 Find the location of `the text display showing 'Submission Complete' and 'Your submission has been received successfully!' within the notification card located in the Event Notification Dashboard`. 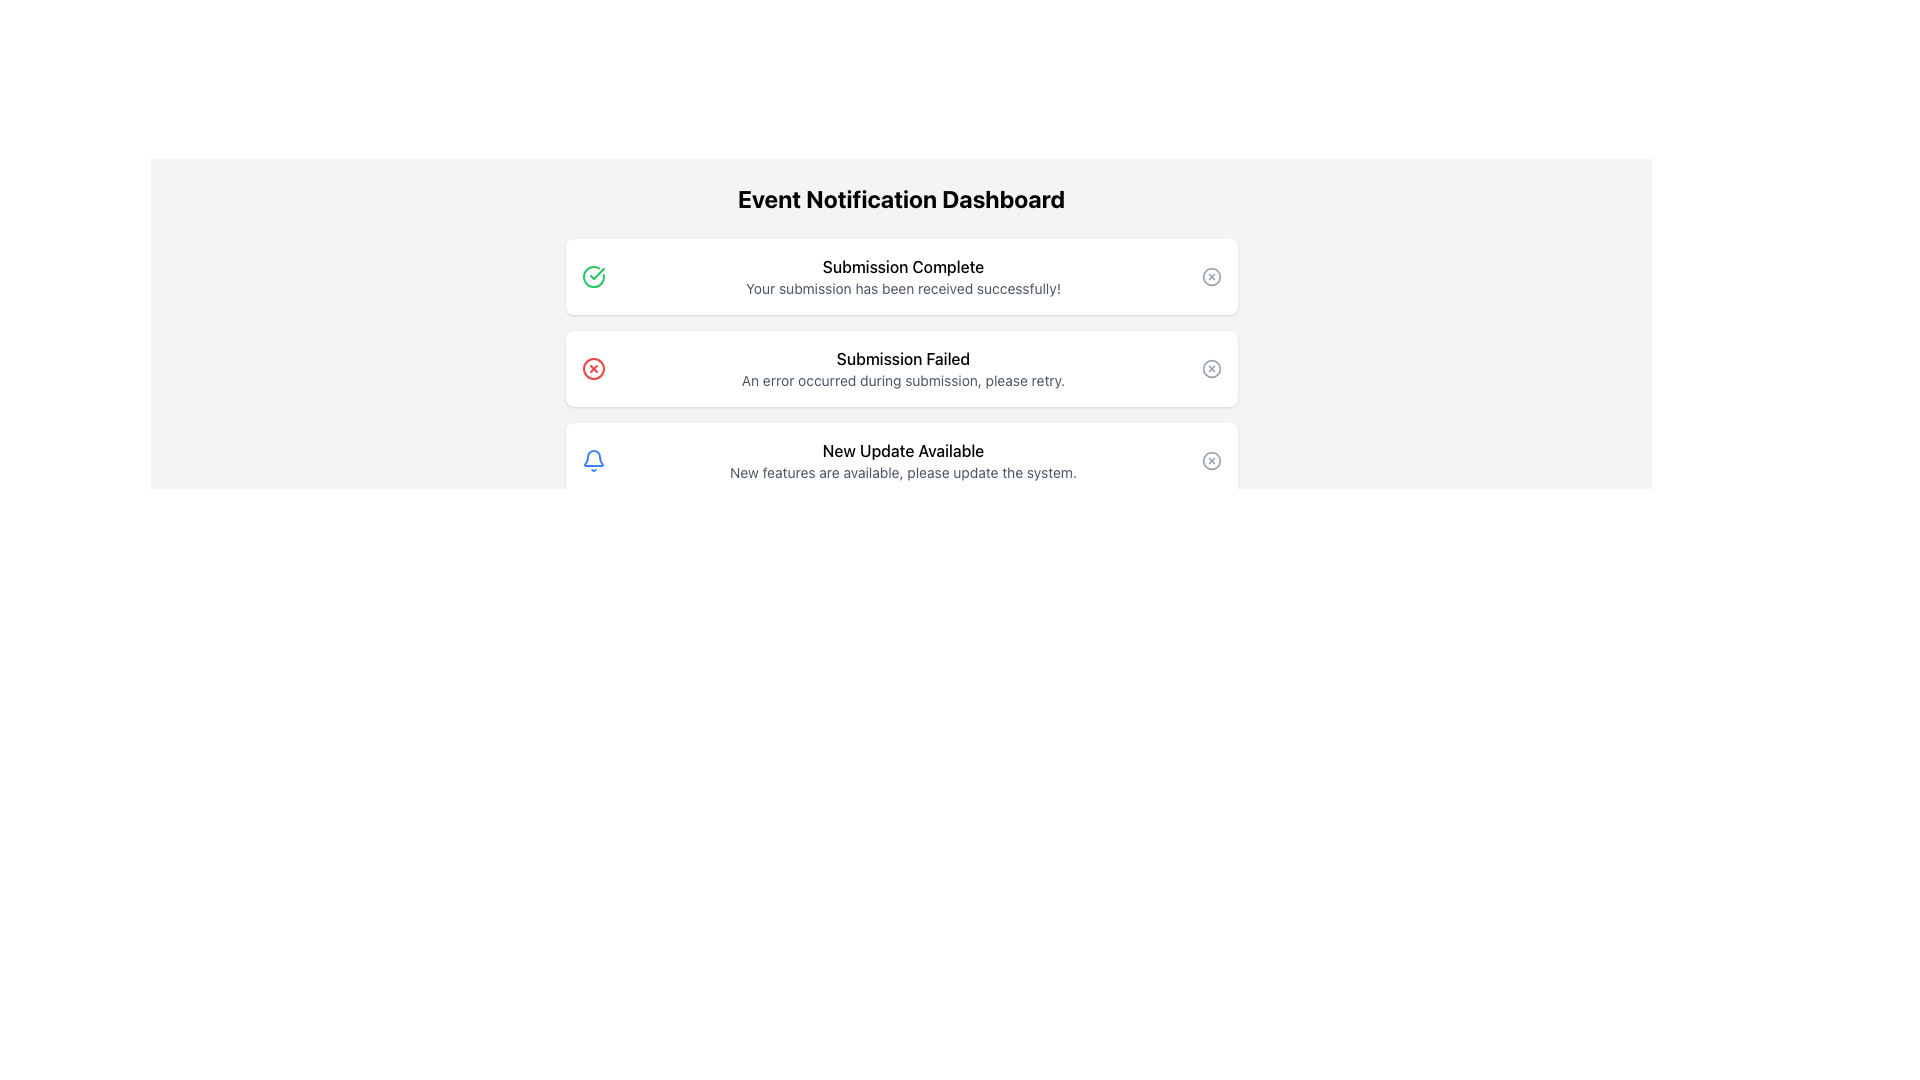

the text display showing 'Submission Complete' and 'Your submission has been received successfully!' within the notification card located in the Event Notification Dashboard is located at coordinates (902, 277).